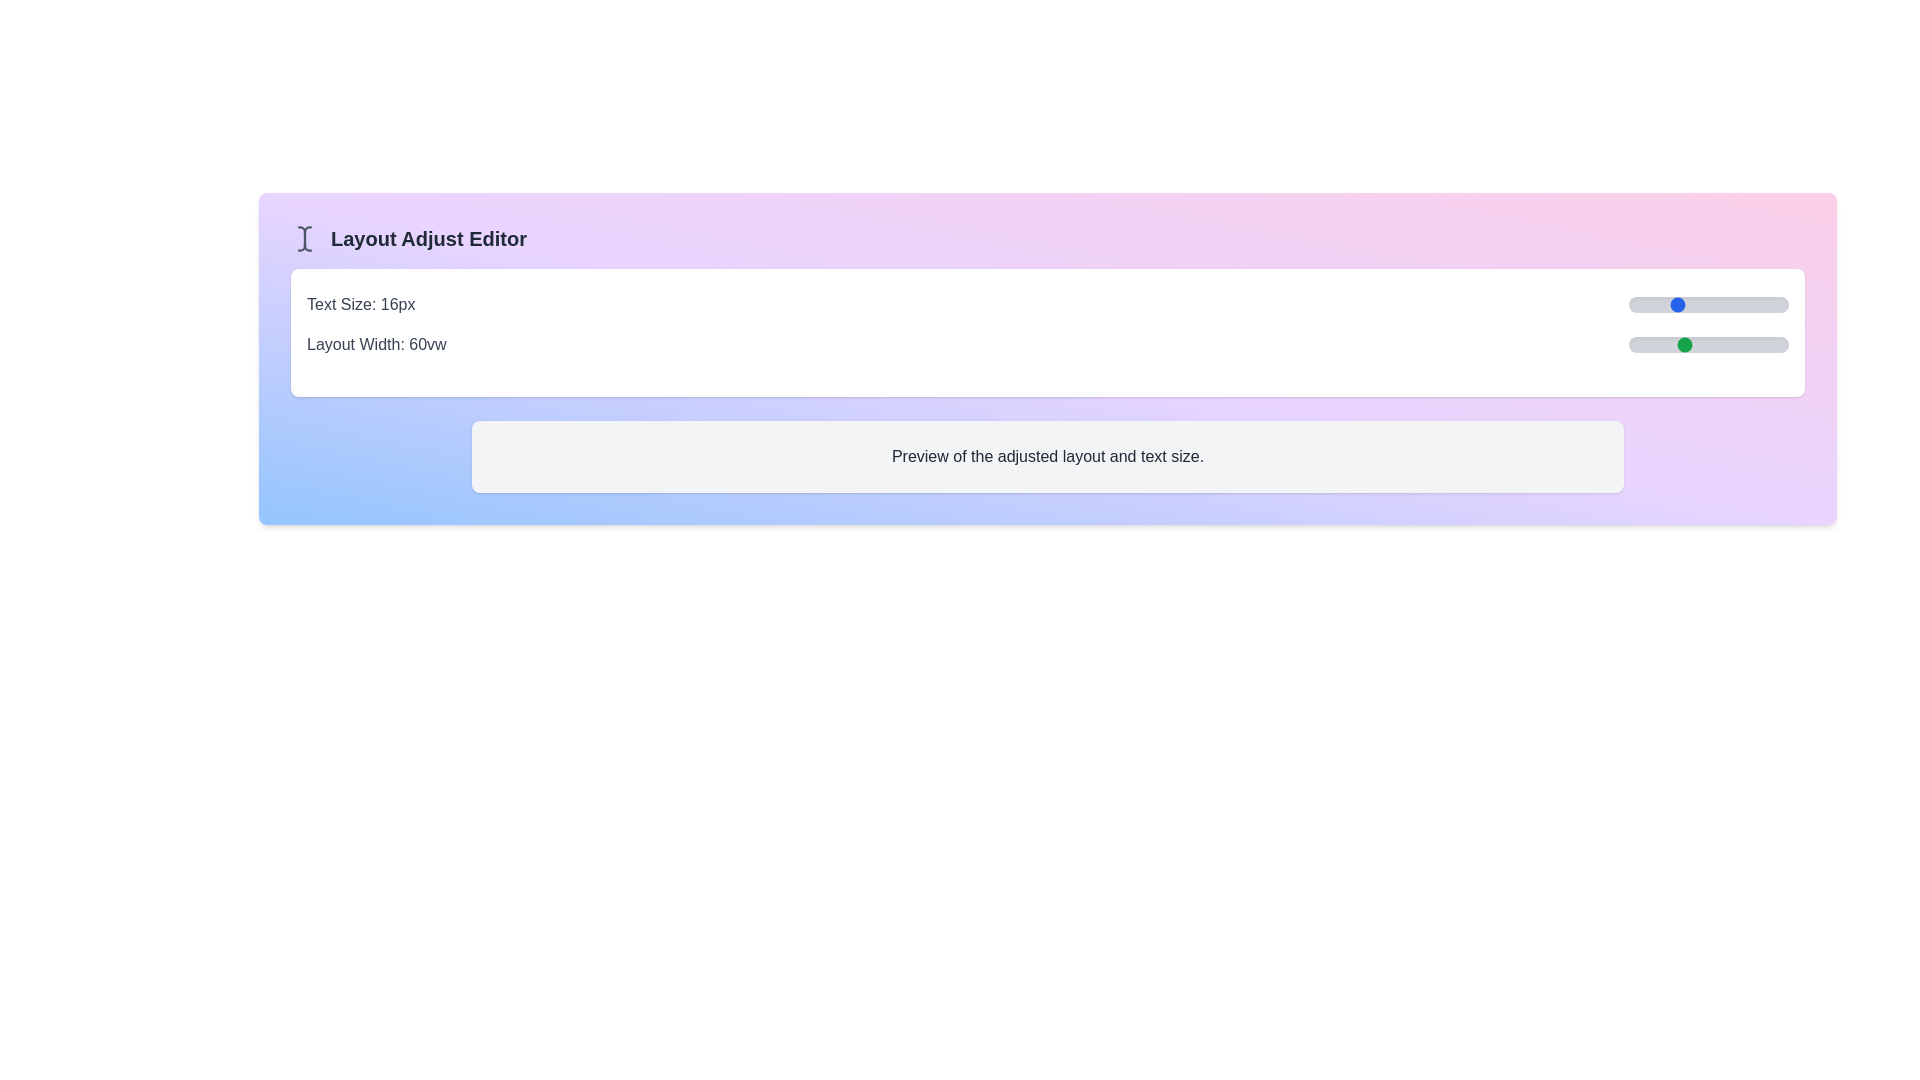 This screenshot has width=1920, height=1080. What do you see at coordinates (1681, 343) in the screenshot?
I see `the layout width` at bounding box center [1681, 343].